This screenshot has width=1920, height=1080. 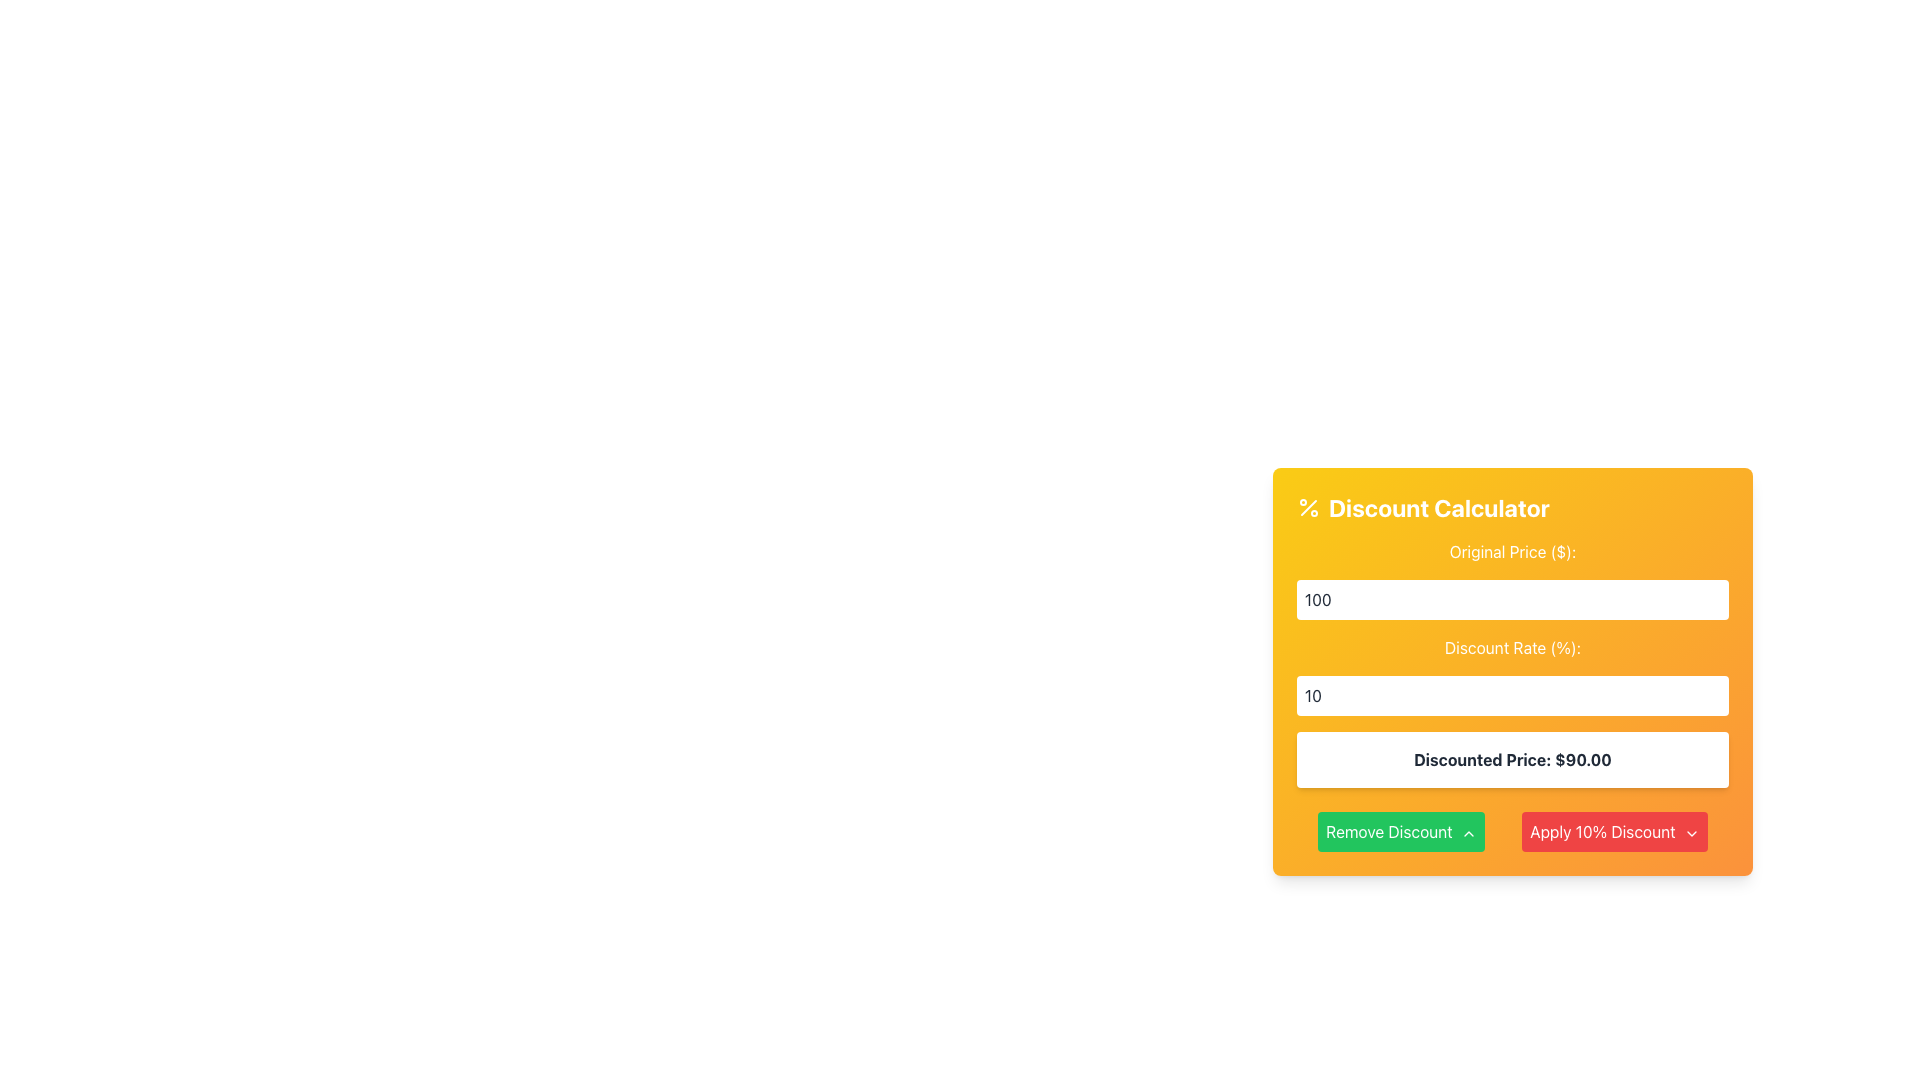 What do you see at coordinates (1512, 759) in the screenshot?
I see `displayed discounted price from the Static display text located in the 'Discount Calculator' section, which is positioned above the 'Remove Discount' and 'Apply 10% Discount' buttons` at bounding box center [1512, 759].